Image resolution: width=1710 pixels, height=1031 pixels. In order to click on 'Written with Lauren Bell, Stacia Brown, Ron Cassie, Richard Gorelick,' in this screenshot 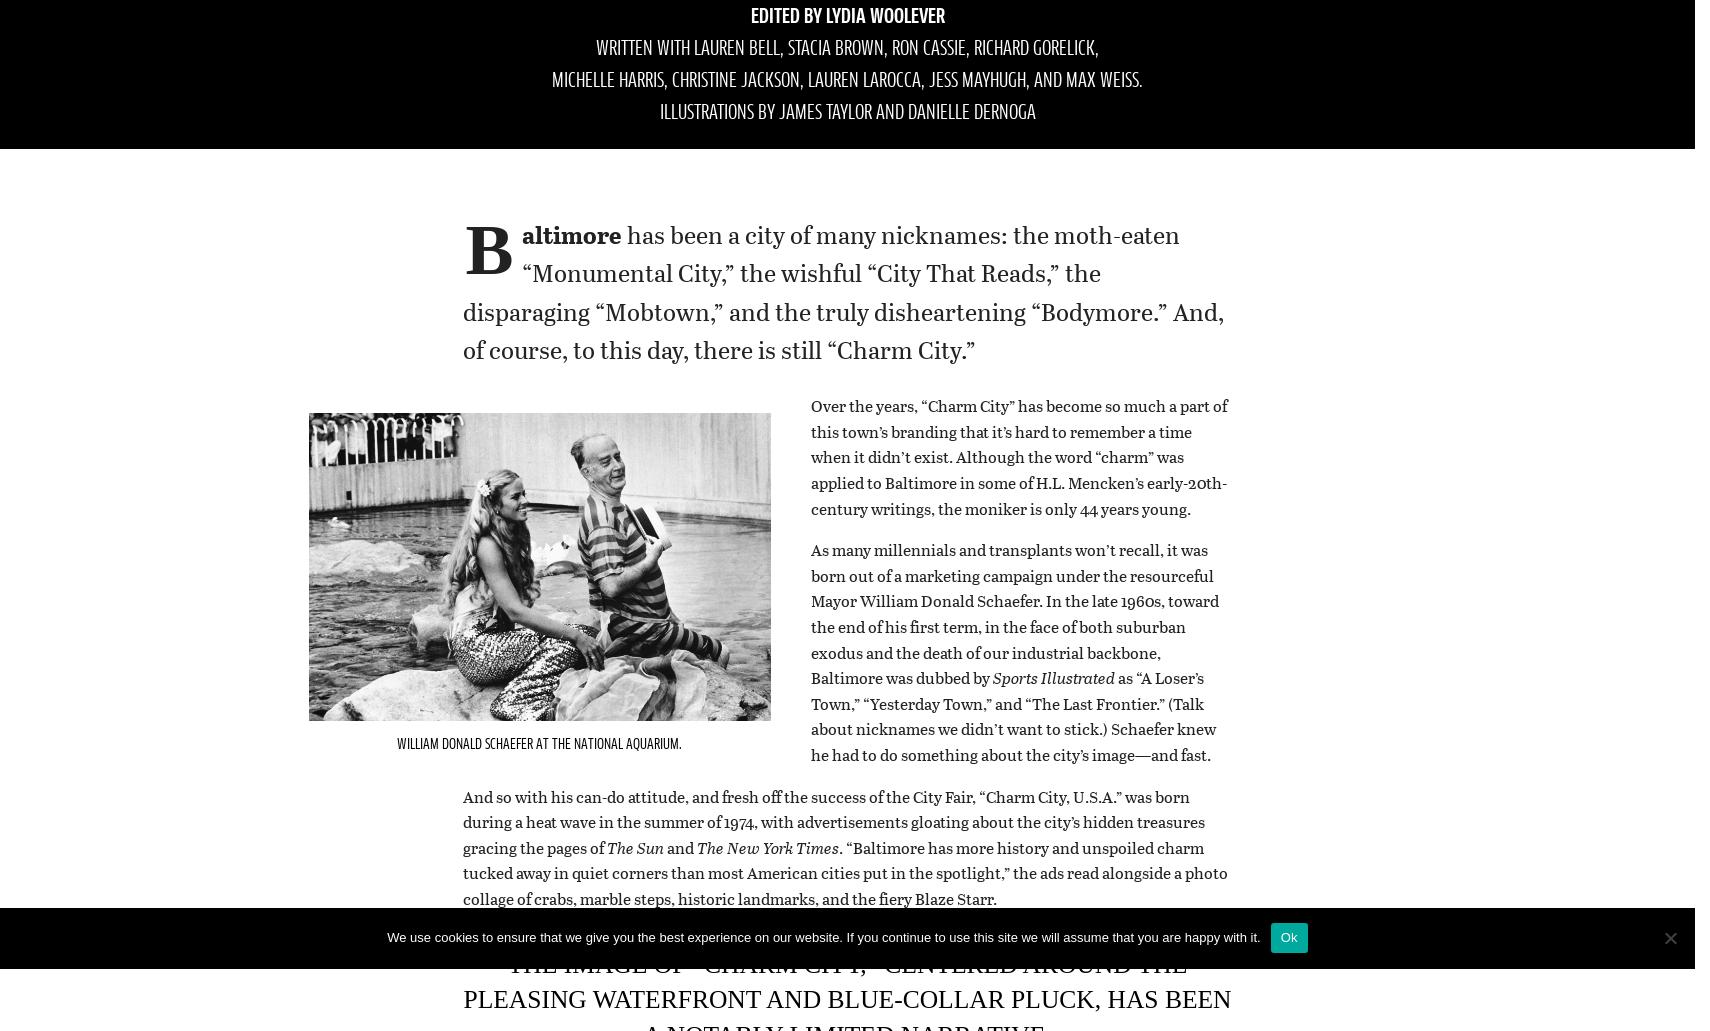, I will do `click(595, 48)`.